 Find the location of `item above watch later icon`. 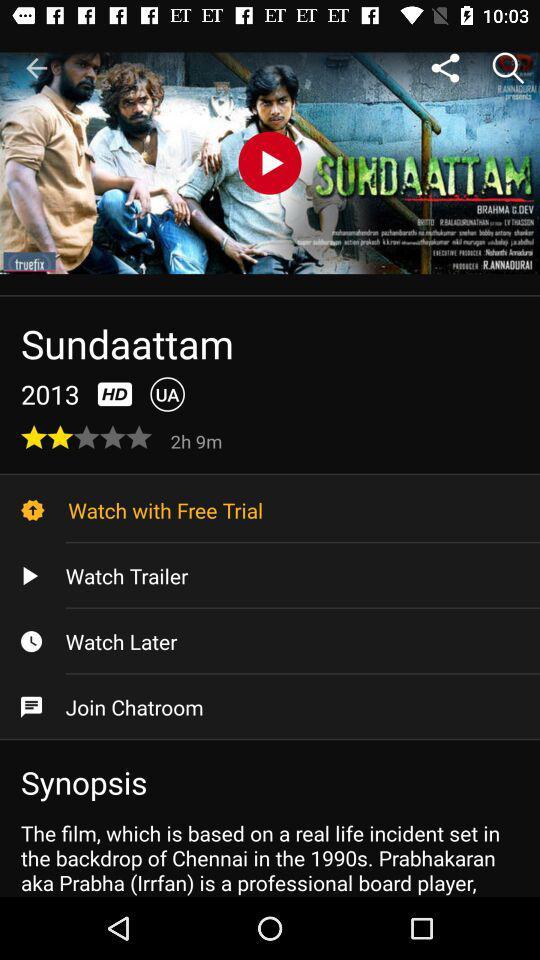

item above watch later icon is located at coordinates (270, 576).